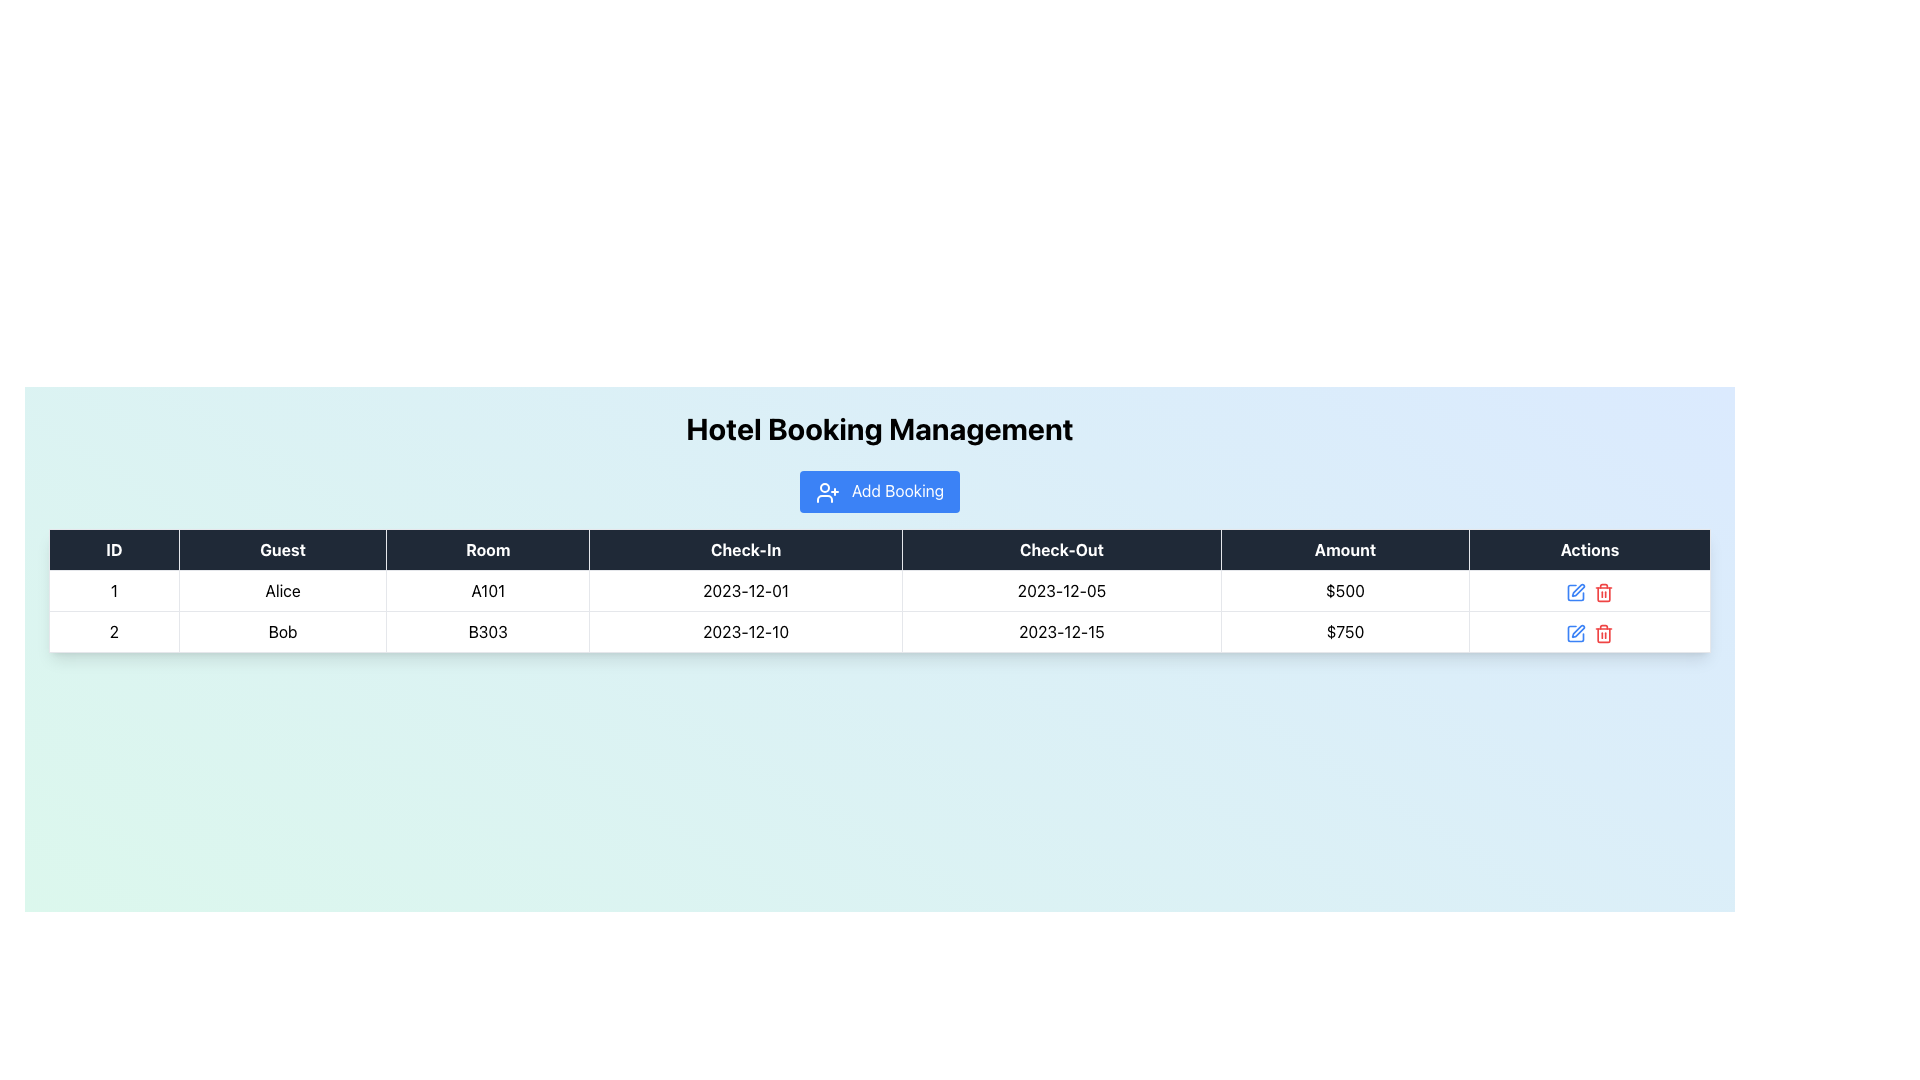 The width and height of the screenshot is (1920, 1080). What do you see at coordinates (879, 490) in the screenshot?
I see `the 'Add Booking' button located beneath the 'Hotel Booking Management' title` at bounding box center [879, 490].